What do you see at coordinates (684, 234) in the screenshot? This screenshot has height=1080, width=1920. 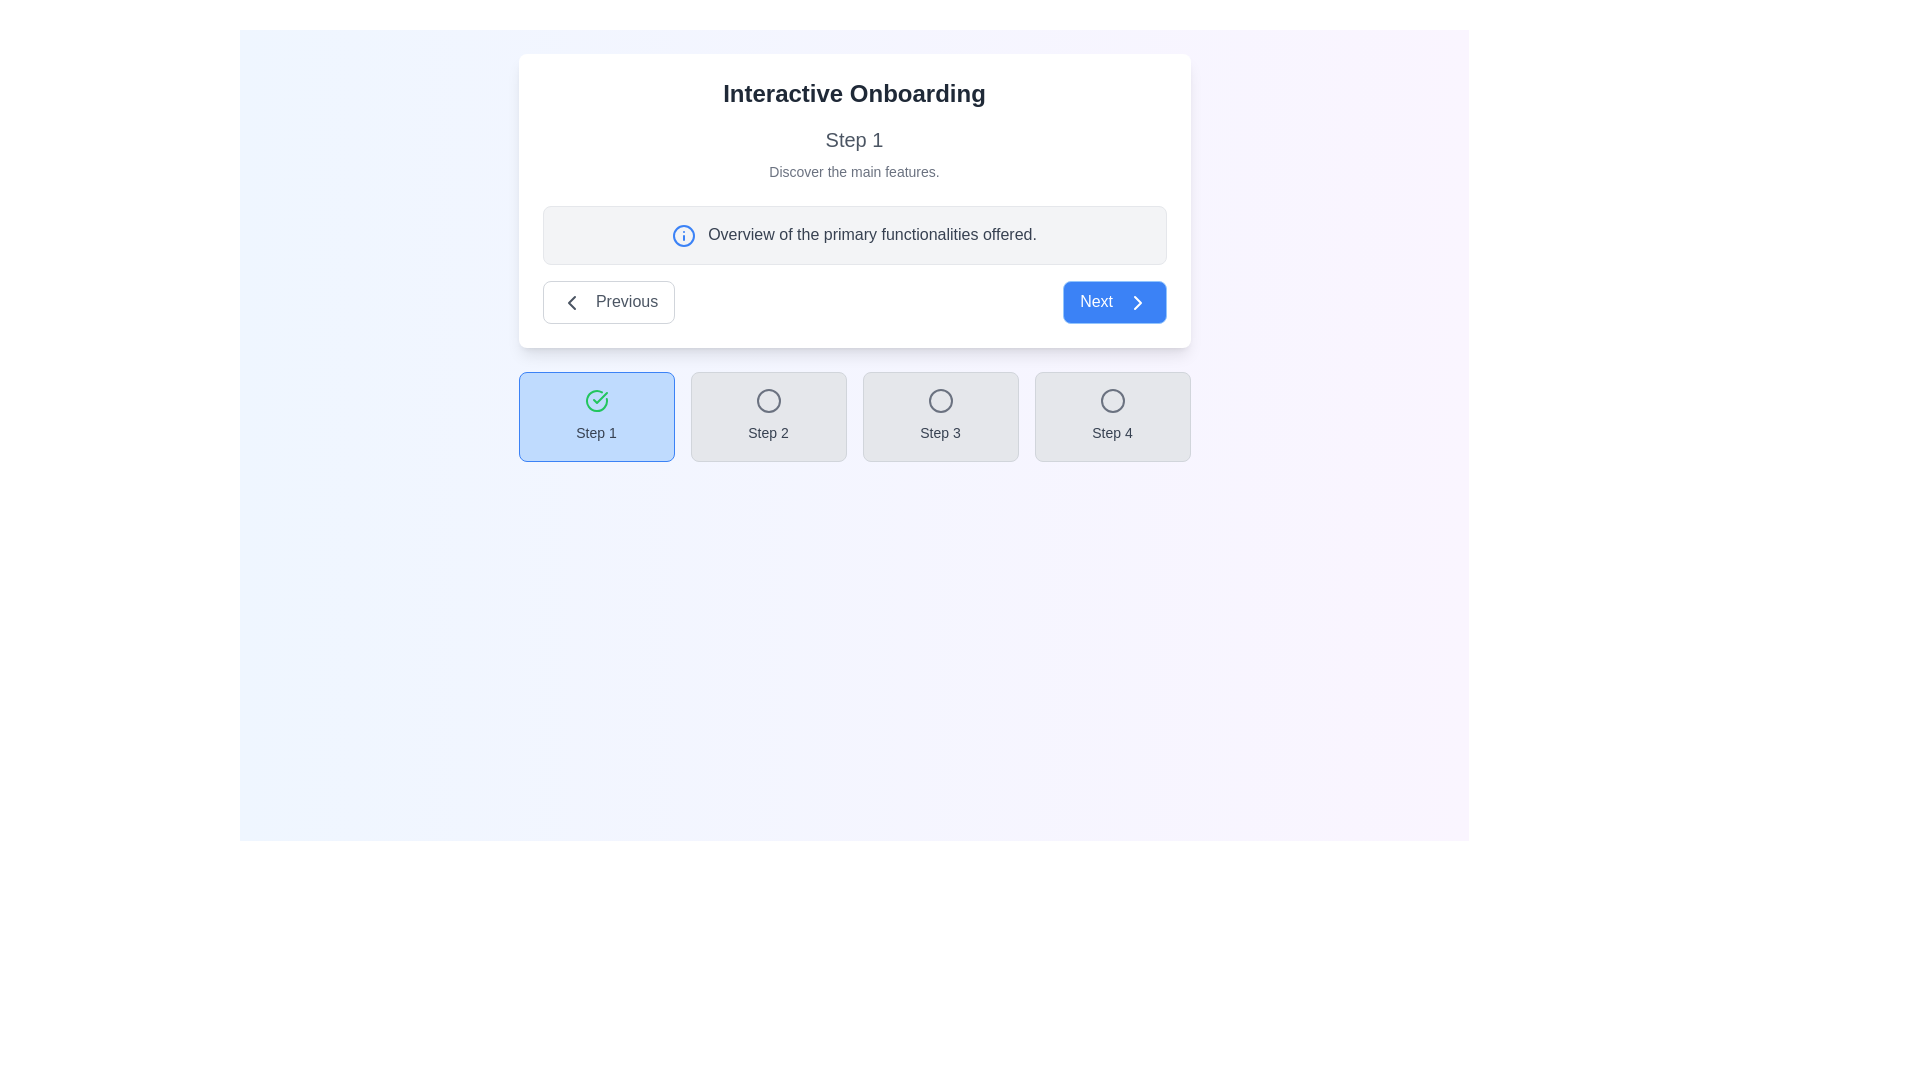 I see `the circular blue icon with an 'i' in the center, located to the left of the text 'Overview of the primary functionalities offered'` at bounding box center [684, 234].